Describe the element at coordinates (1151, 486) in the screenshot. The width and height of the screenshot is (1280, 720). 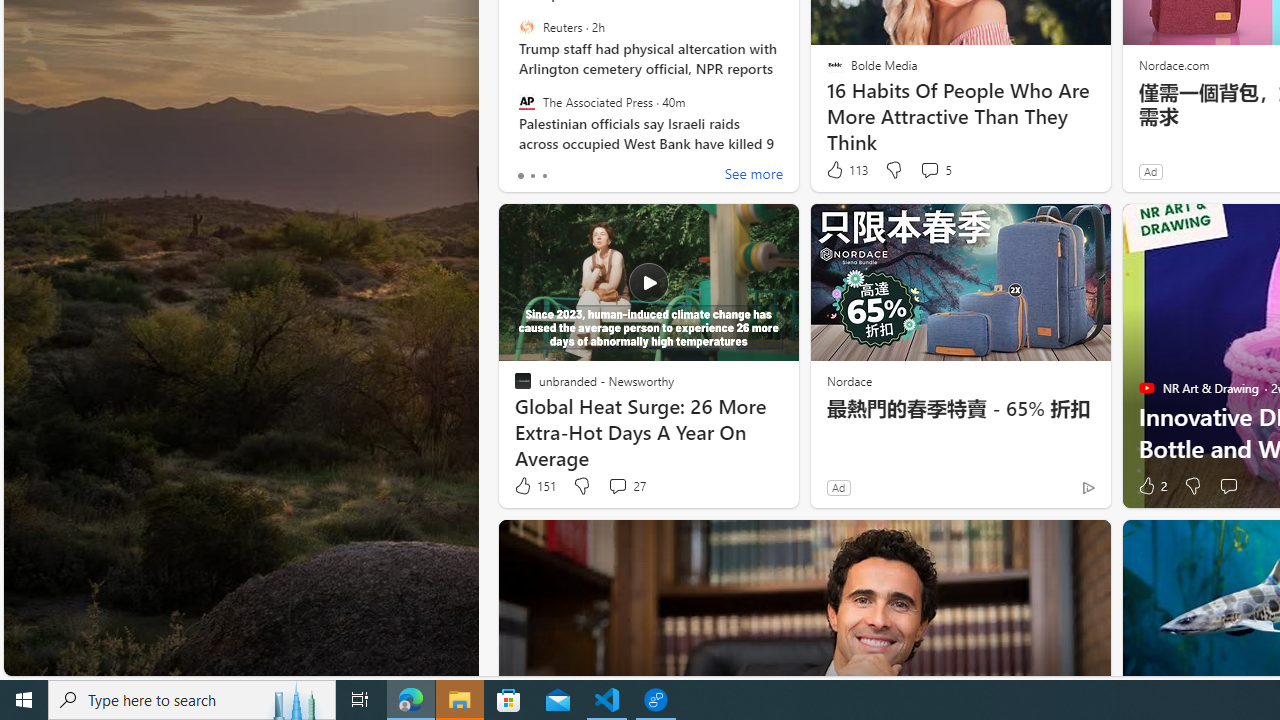
I see `'2 Like'` at that location.